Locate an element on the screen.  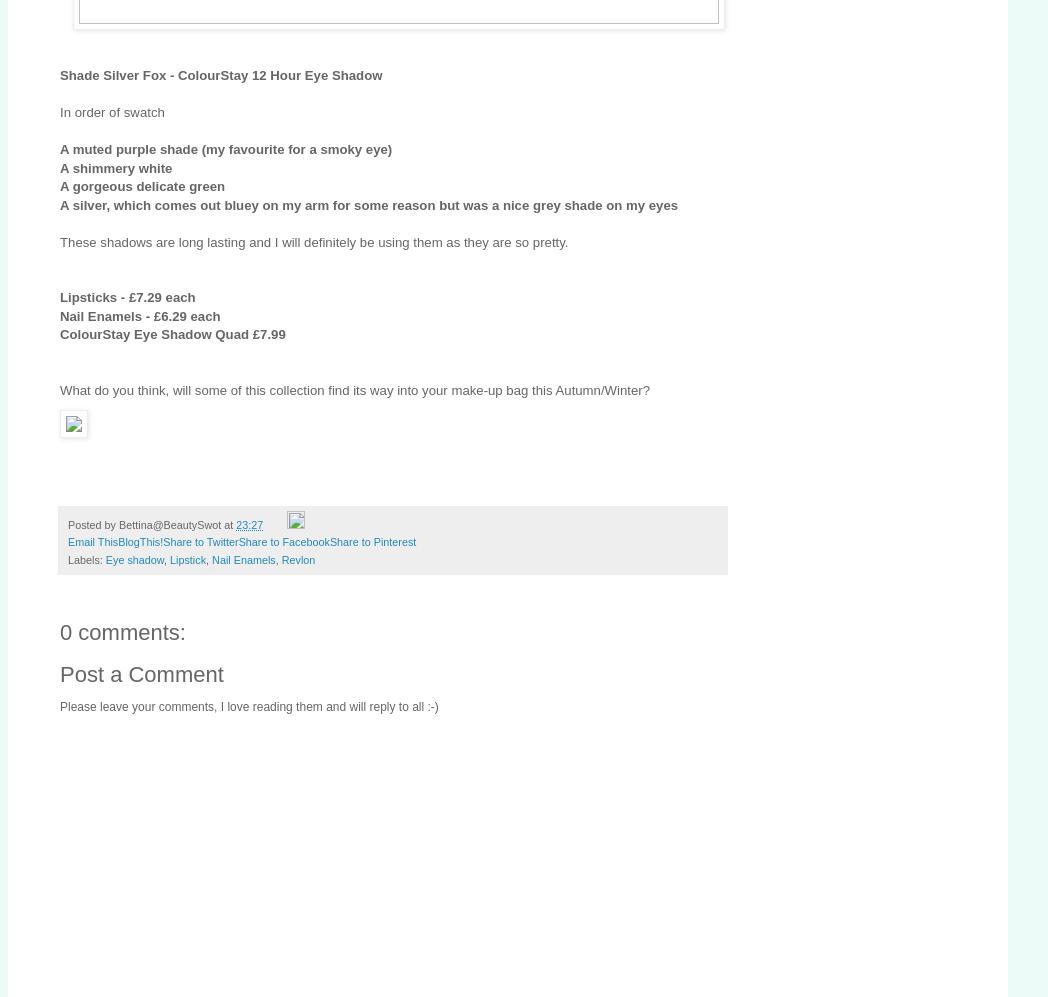
'Shade Silver Fox - ColourStay 12 Hour Eye Shadow' is located at coordinates (60, 74).